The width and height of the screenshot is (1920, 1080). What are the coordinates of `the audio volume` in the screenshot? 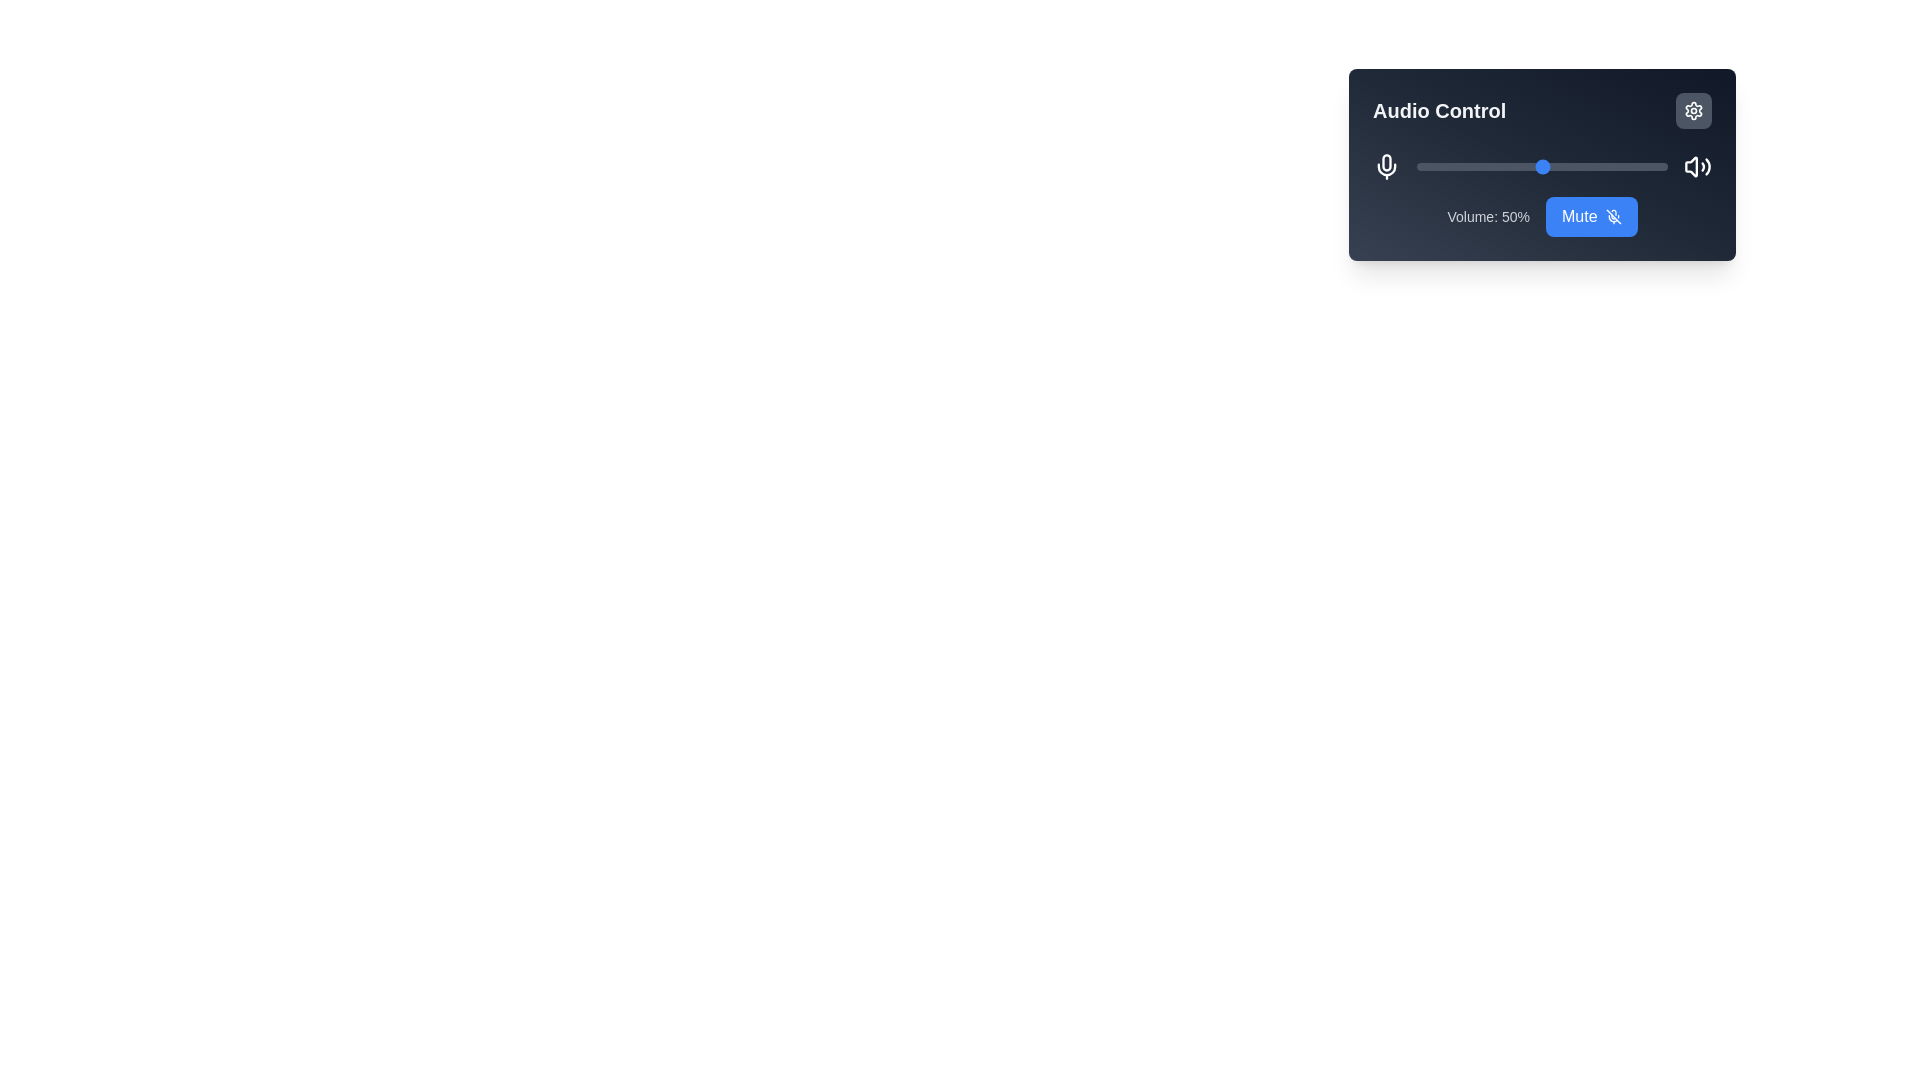 It's located at (1499, 165).